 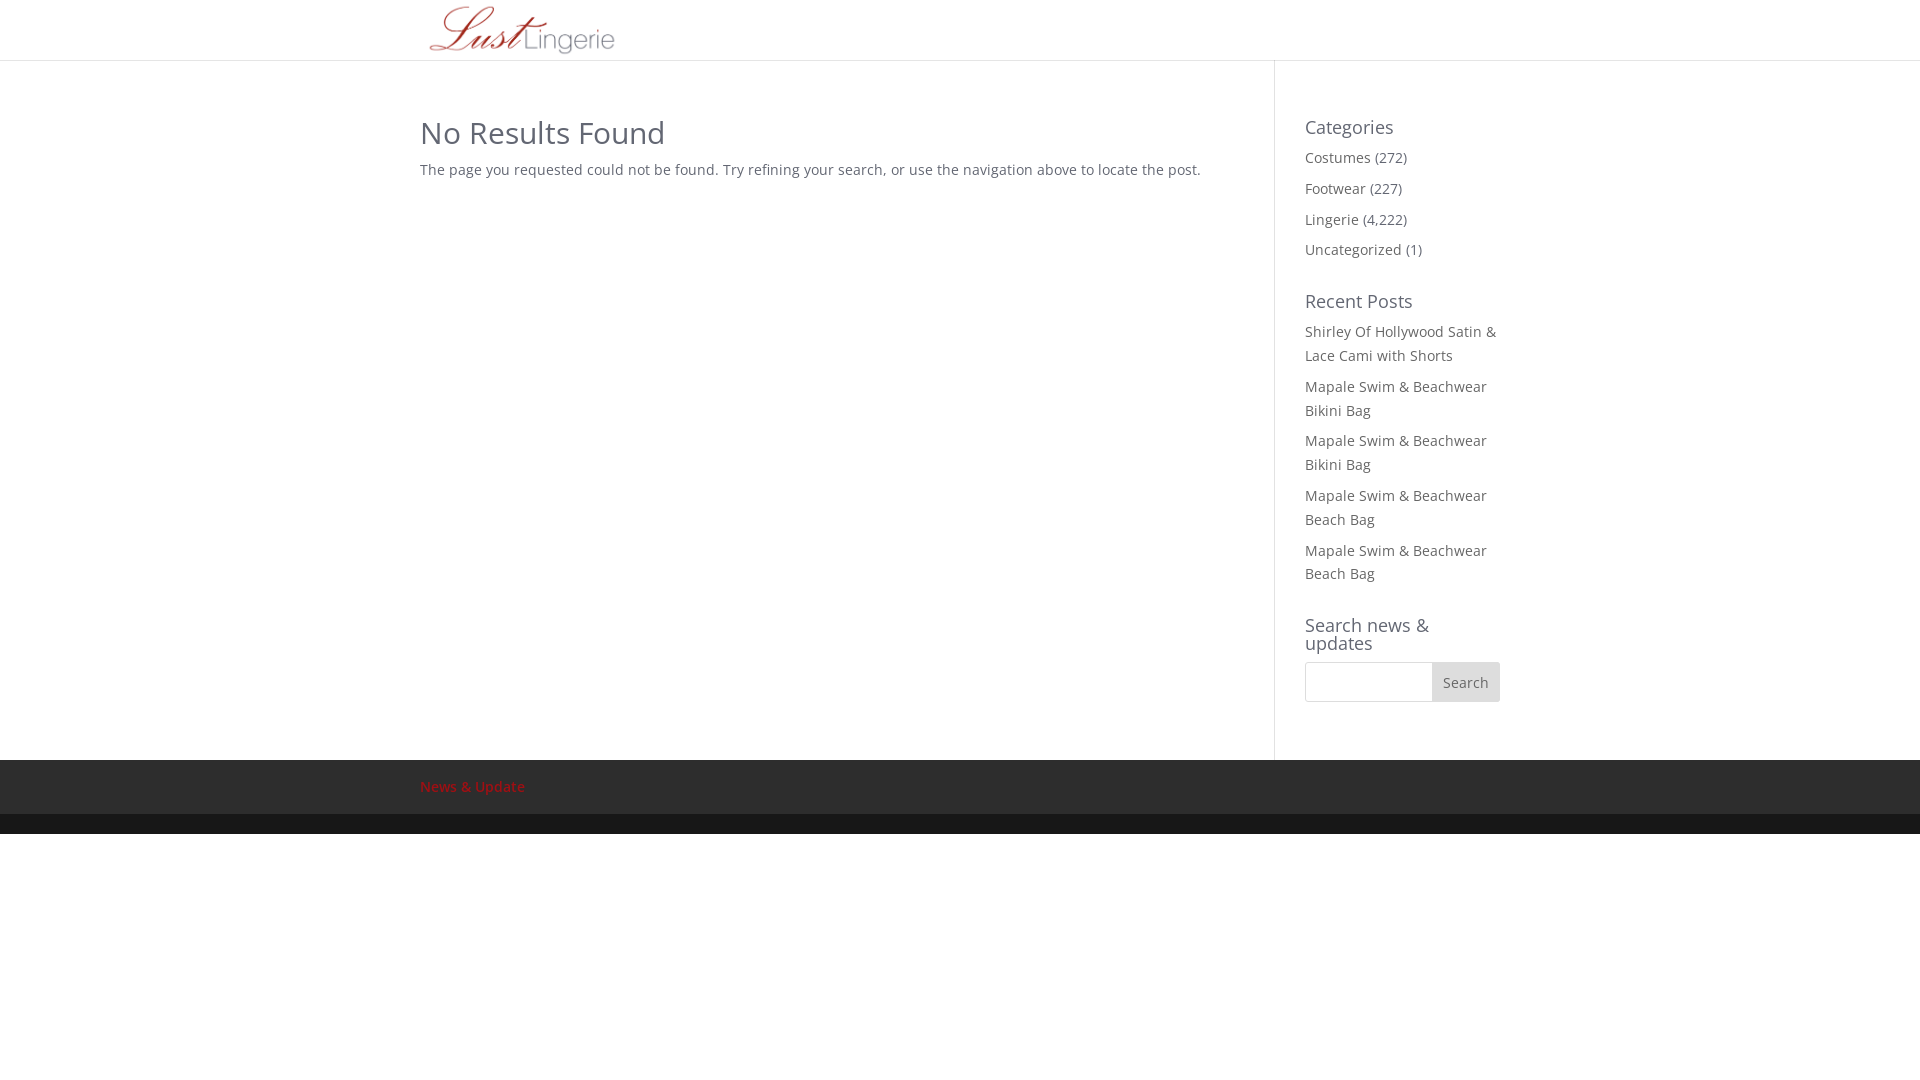 I want to click on 'Lingerie', so click(x=1331, y=219).